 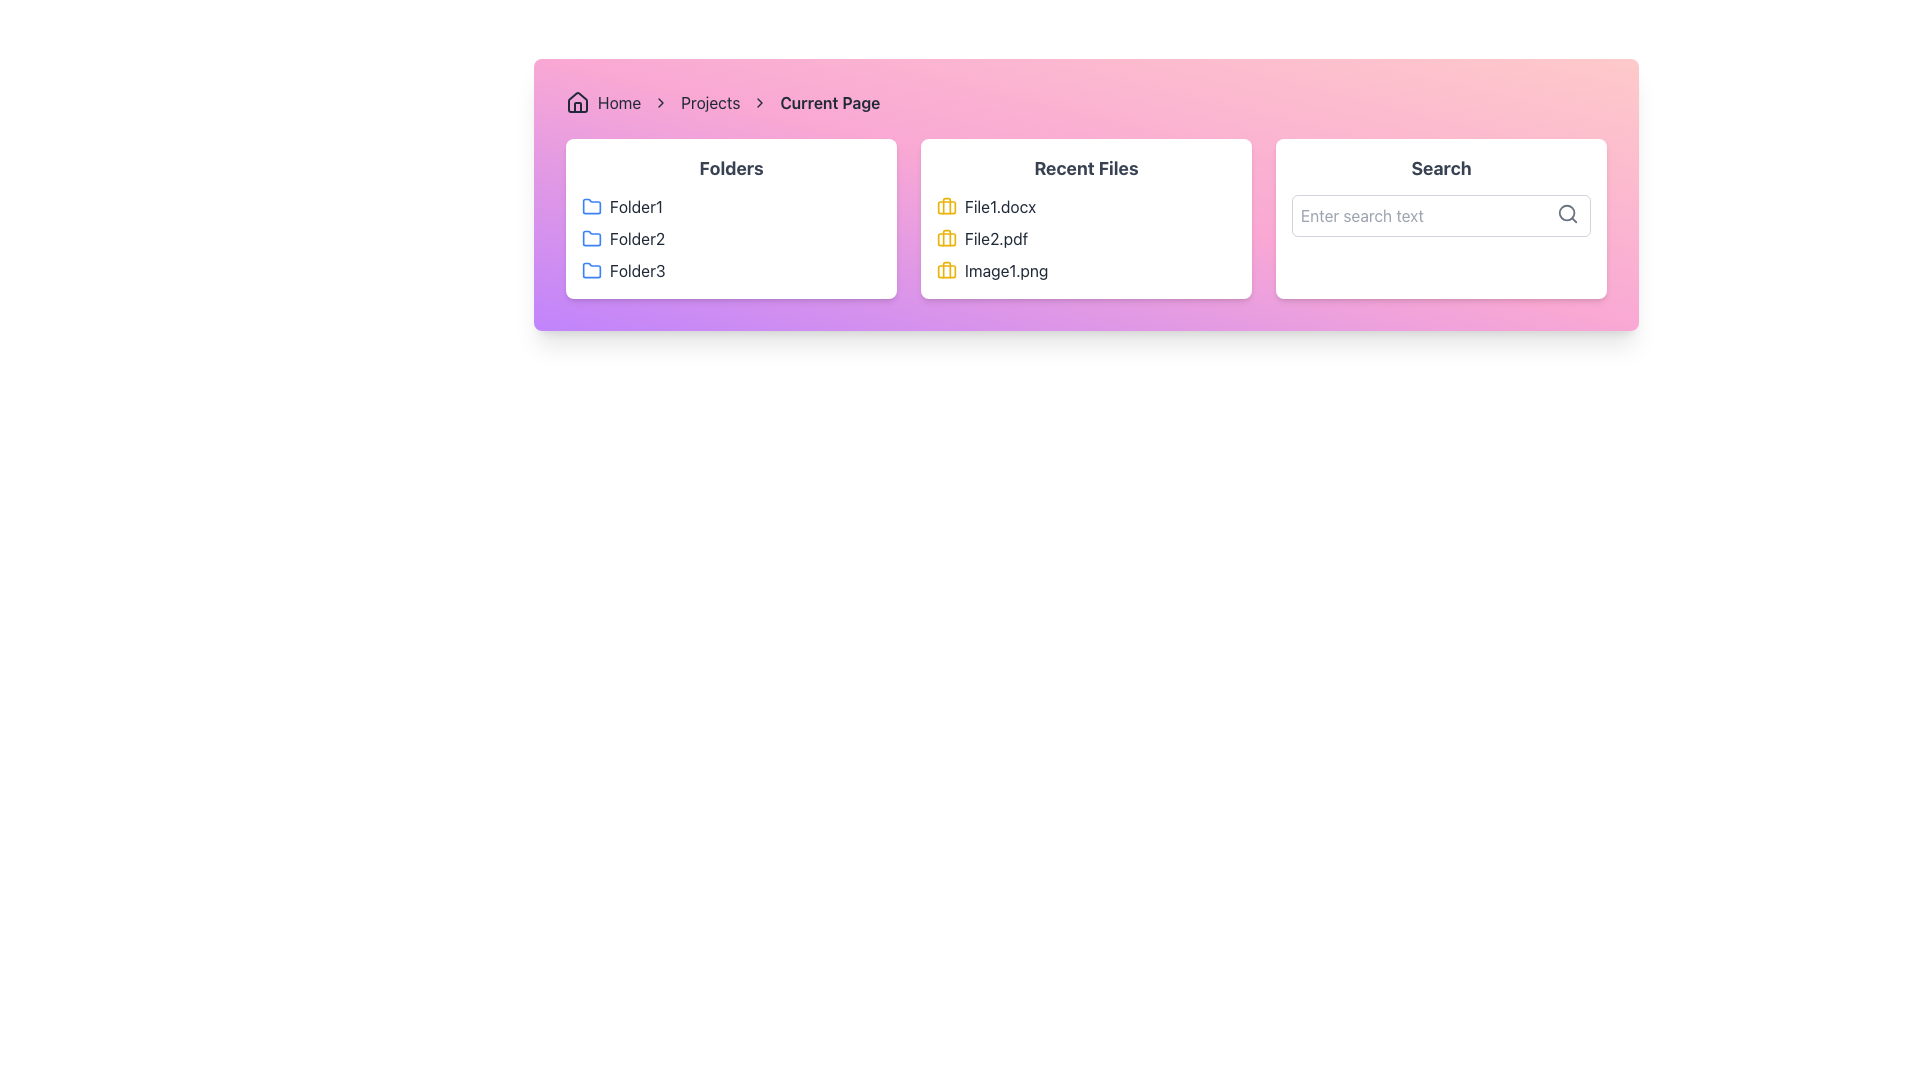 What do you see at coordinates (1085, 270) in the screenshot?
I see `the file entry for 'Image1.png' in the 'Recent Files' section` at bounding box center [1085, 270].